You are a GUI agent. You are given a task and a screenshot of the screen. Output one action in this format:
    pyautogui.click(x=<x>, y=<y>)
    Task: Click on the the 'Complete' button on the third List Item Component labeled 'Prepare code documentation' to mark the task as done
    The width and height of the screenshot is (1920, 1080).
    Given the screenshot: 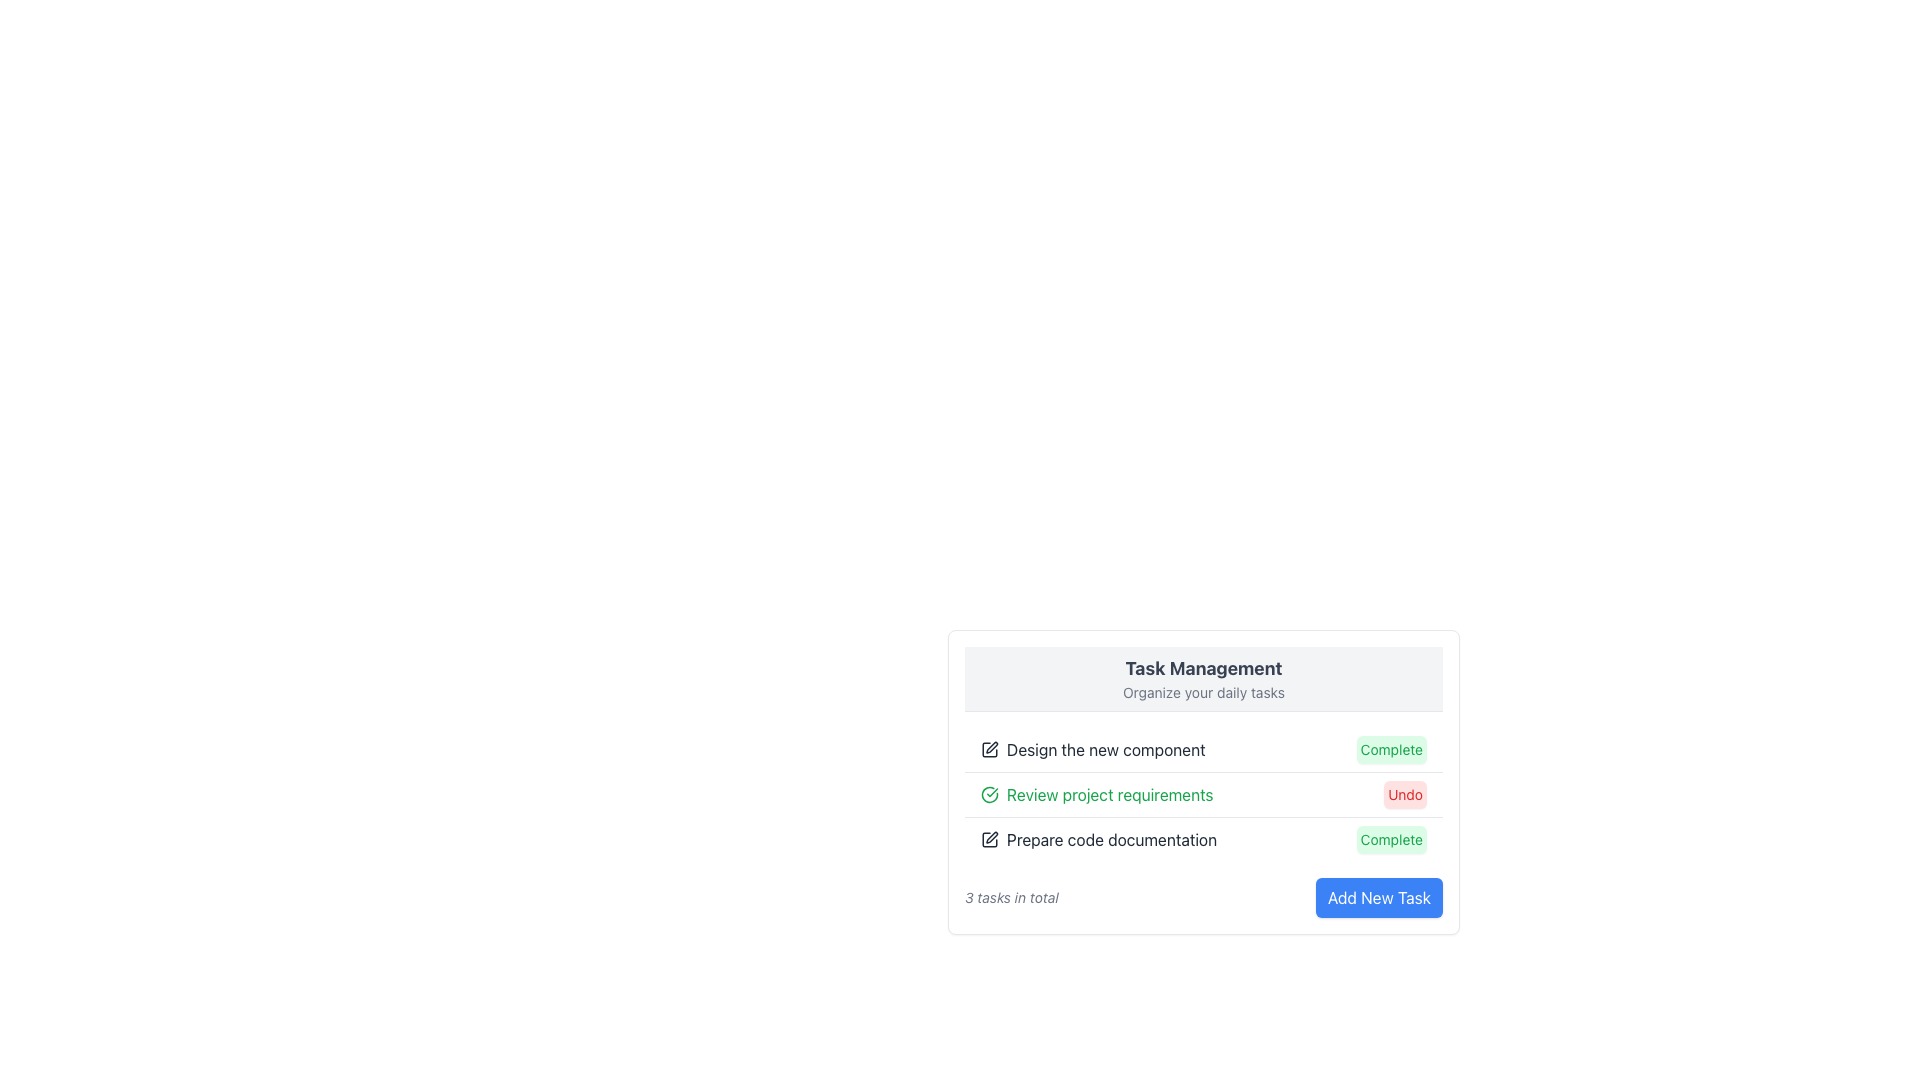 What is the action you would take?
    pyautogui.click(x=1203, y=839)
    